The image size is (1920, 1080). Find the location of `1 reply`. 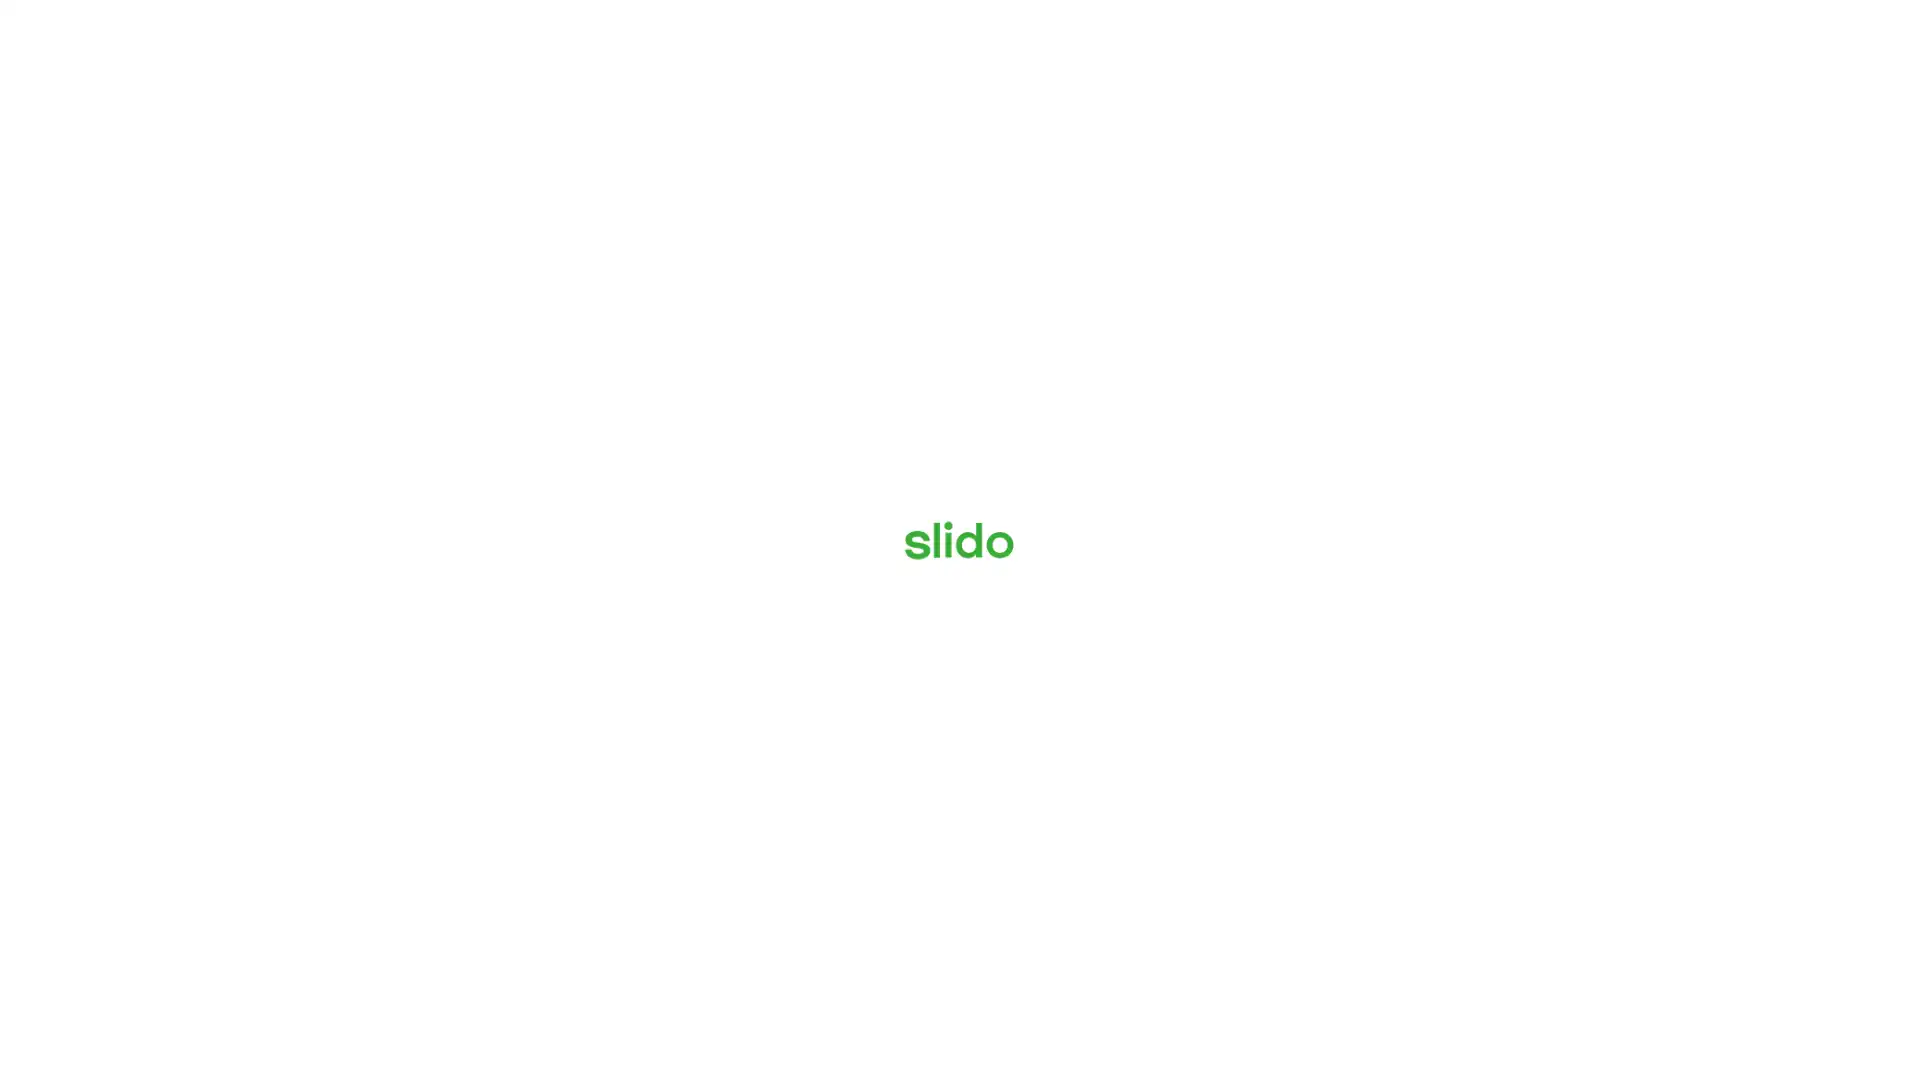

1 reply is located at coordinates (1488, 646).